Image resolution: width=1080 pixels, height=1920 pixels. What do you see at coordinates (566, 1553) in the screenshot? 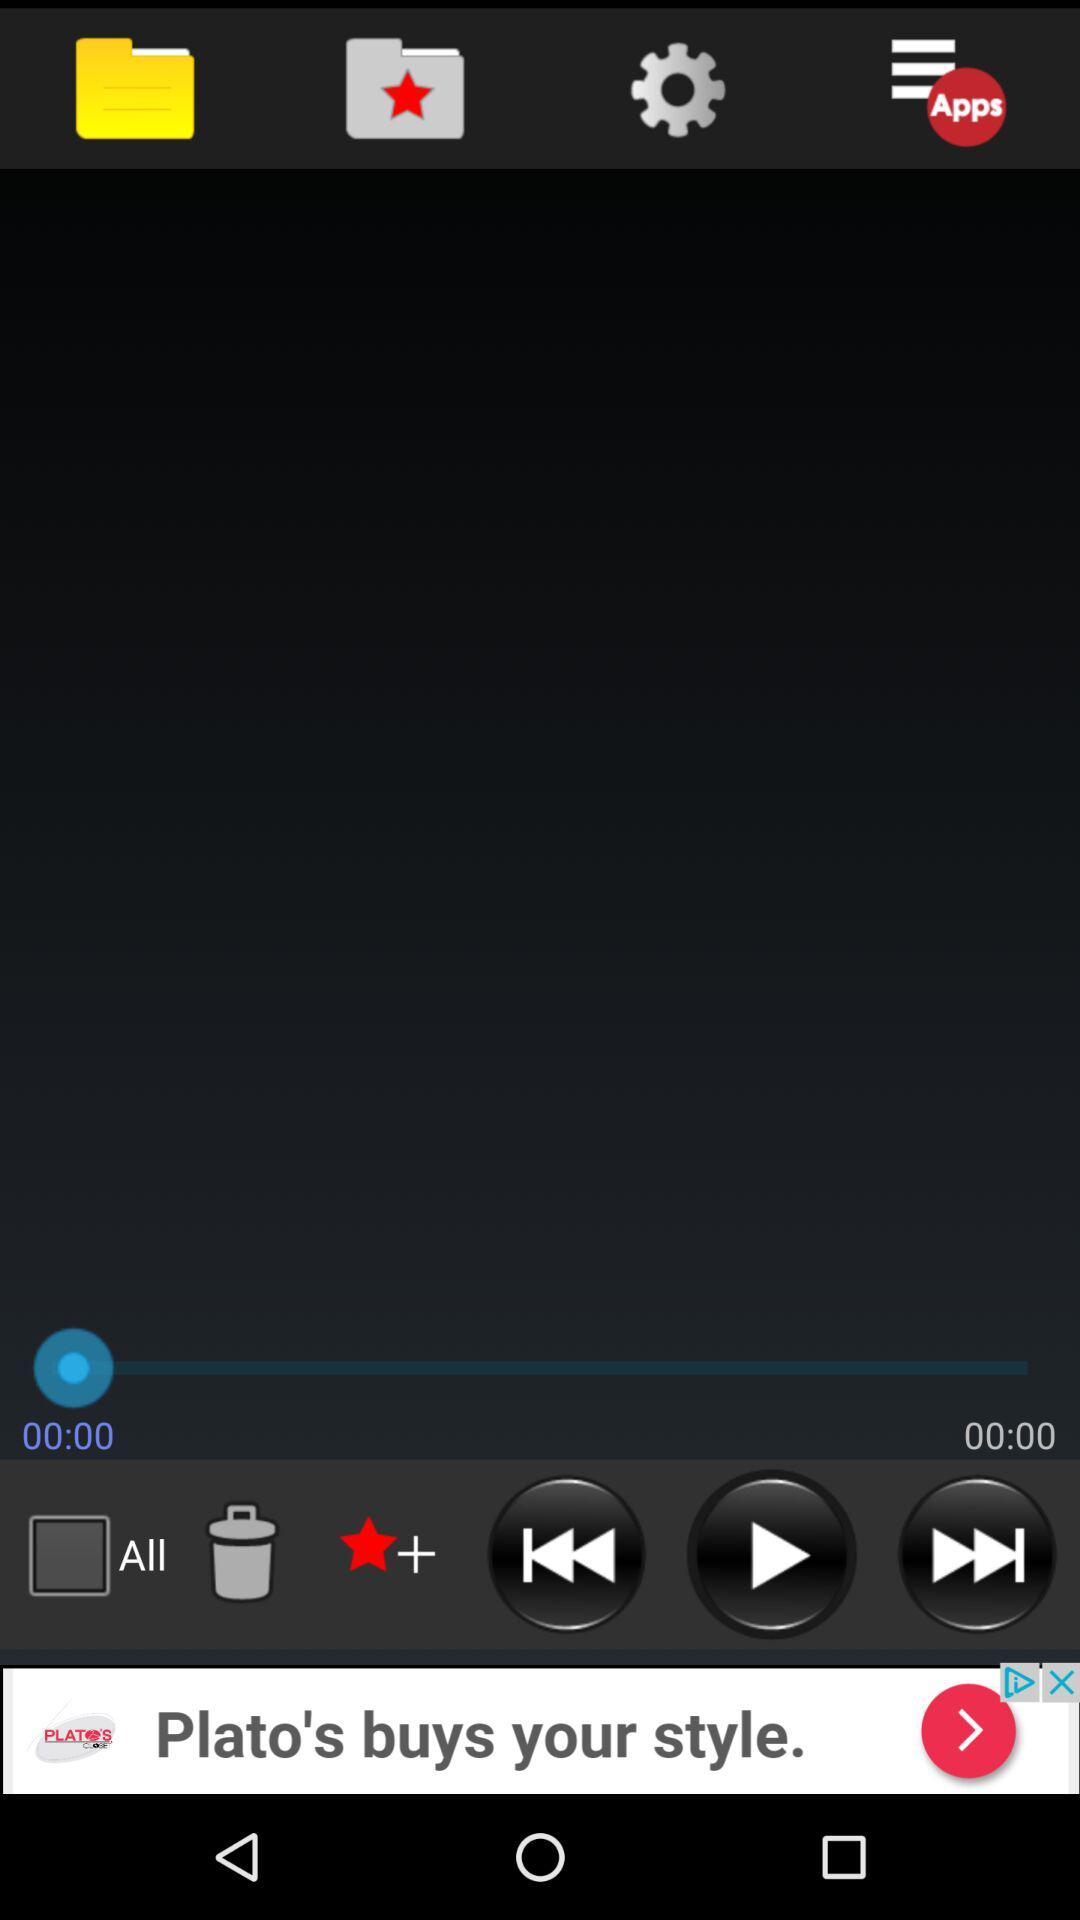
I see `rewind` at bounding box center [566, 1553].